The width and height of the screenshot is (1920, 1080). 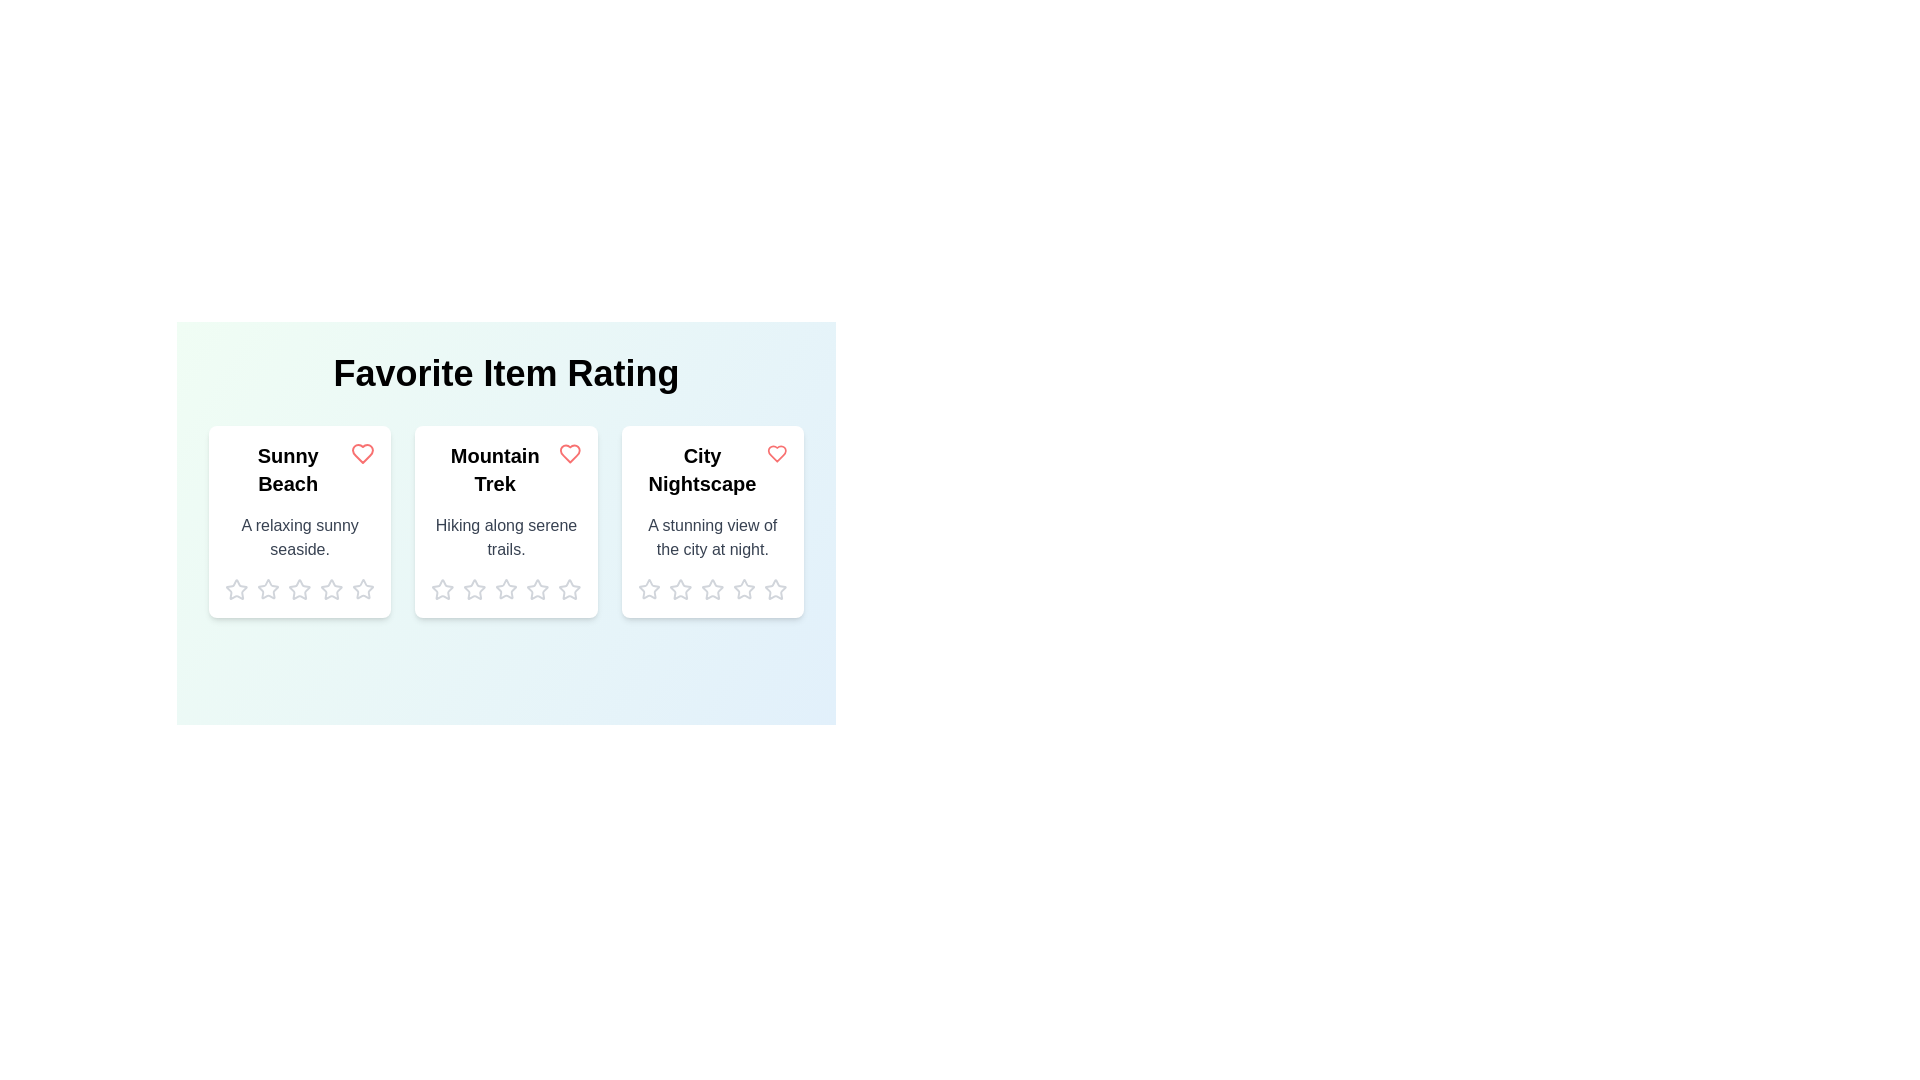 I want to click on the rating of an item to 5 stars, so click(x=363, y=589).